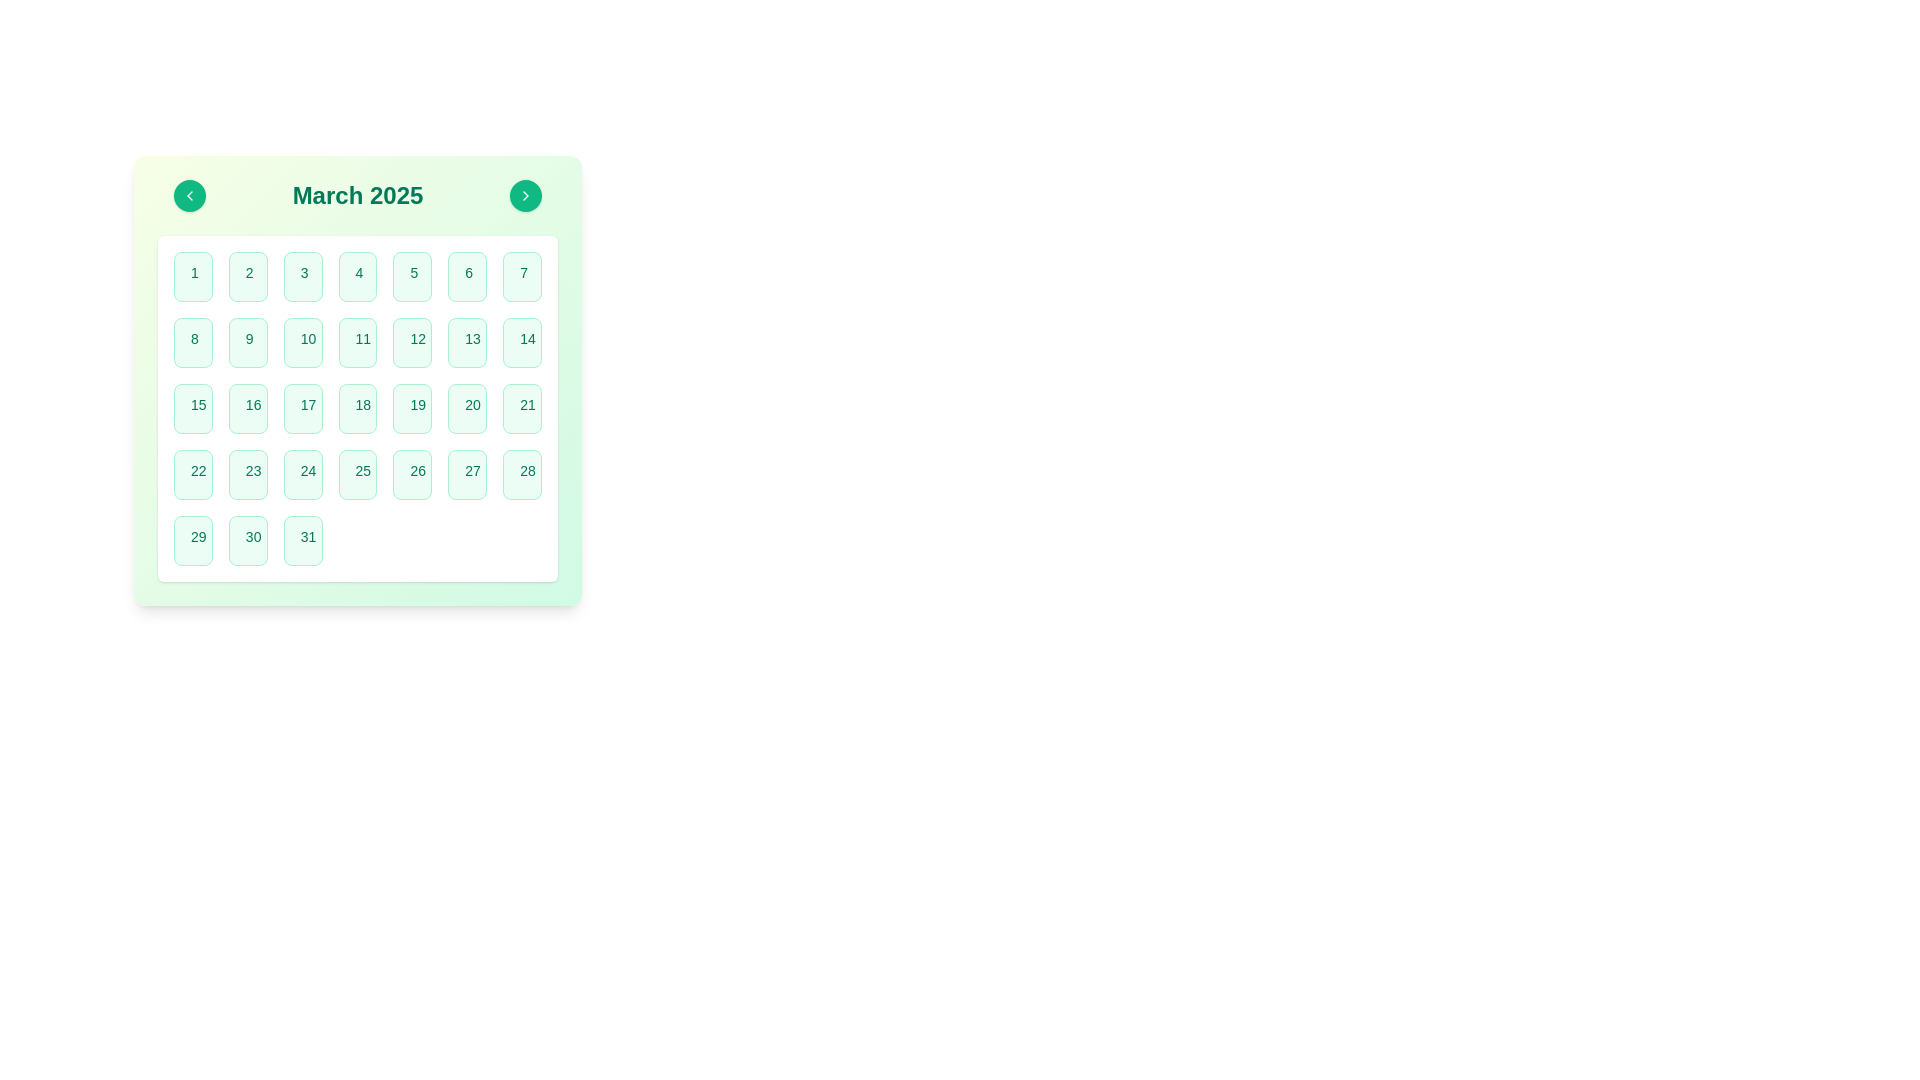 The height and width of the screenshot is (1080, 1920). I want to click on the circular green button with a white rightwards chevron icon in the header section of the calendar for 'March 2025', so click(526, 196).